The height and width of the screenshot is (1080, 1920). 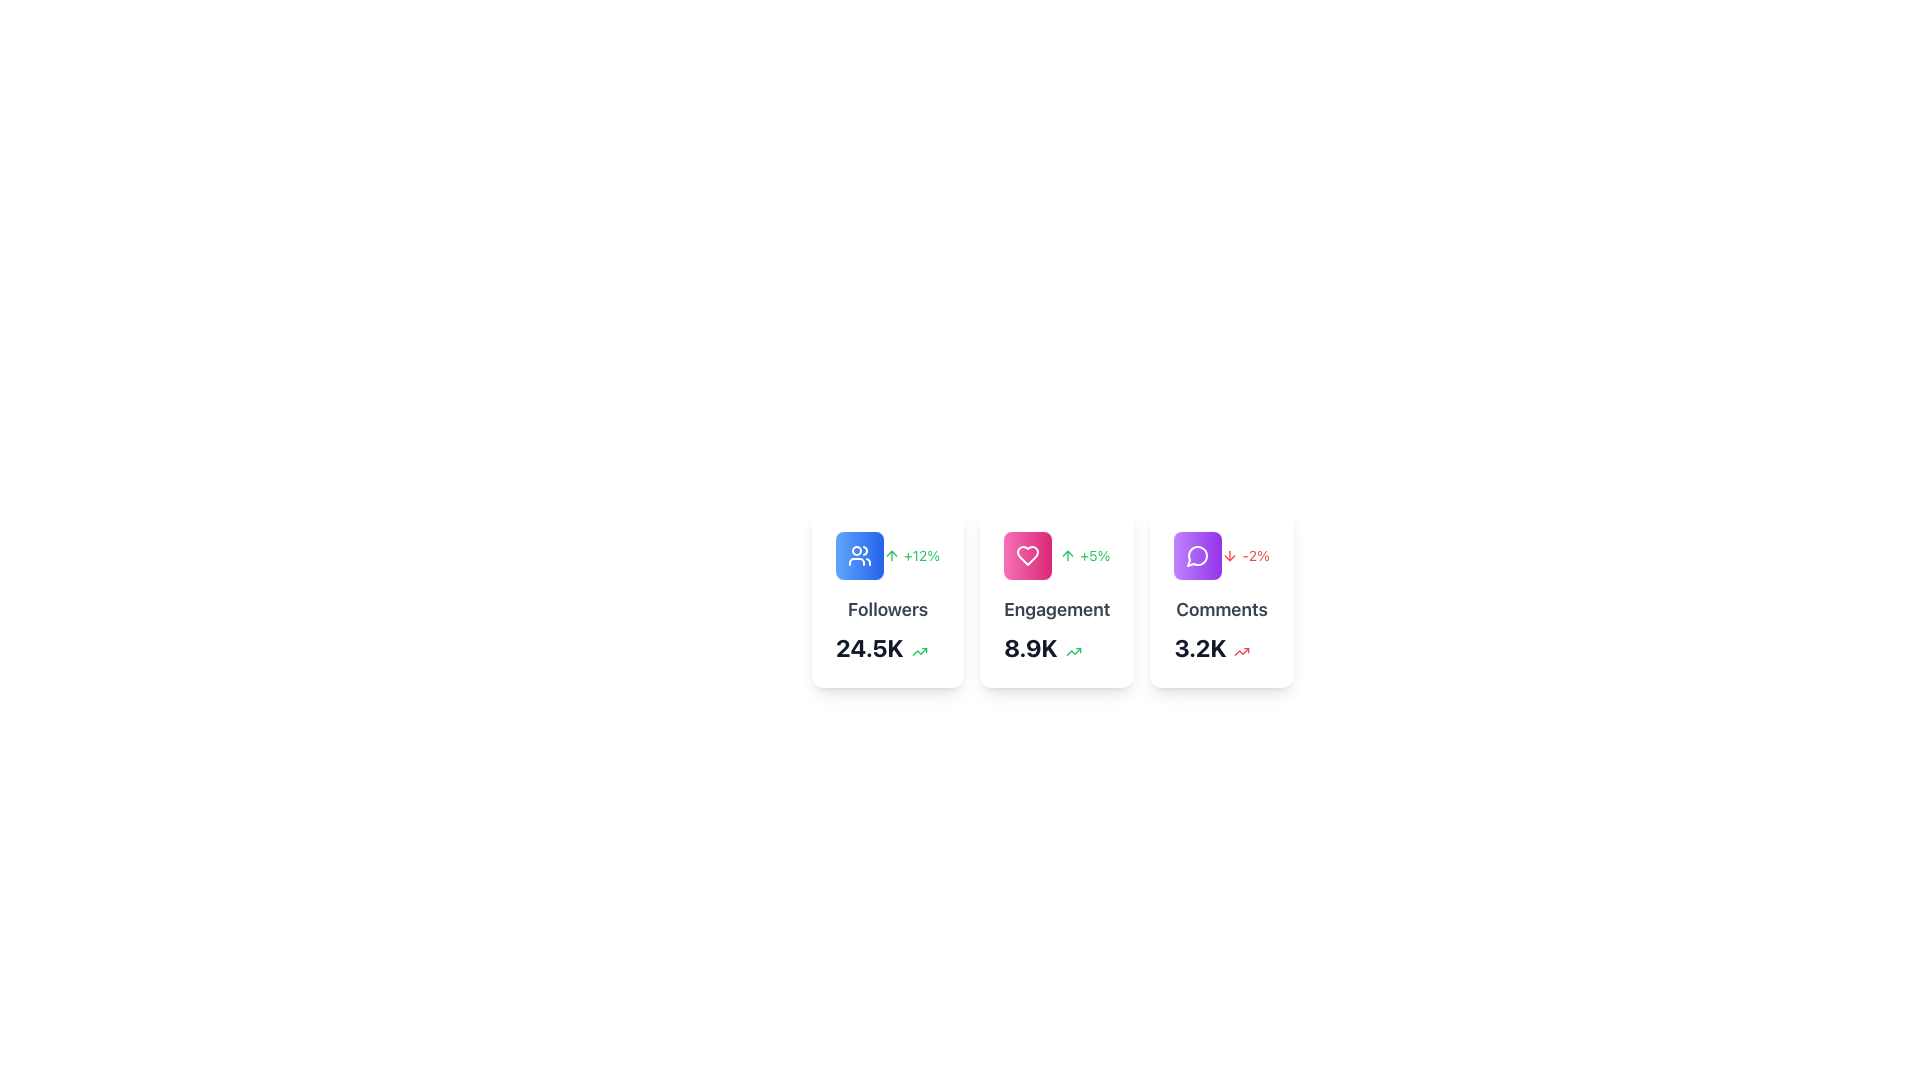 What do you see at coordinates (918, 651) in the screenshot?
I see `the positive trend icon located at the bottom-right corner of the 'Followers' card, adjacent to the numeric value '24.5K.'` at bounding box center [918, 651].